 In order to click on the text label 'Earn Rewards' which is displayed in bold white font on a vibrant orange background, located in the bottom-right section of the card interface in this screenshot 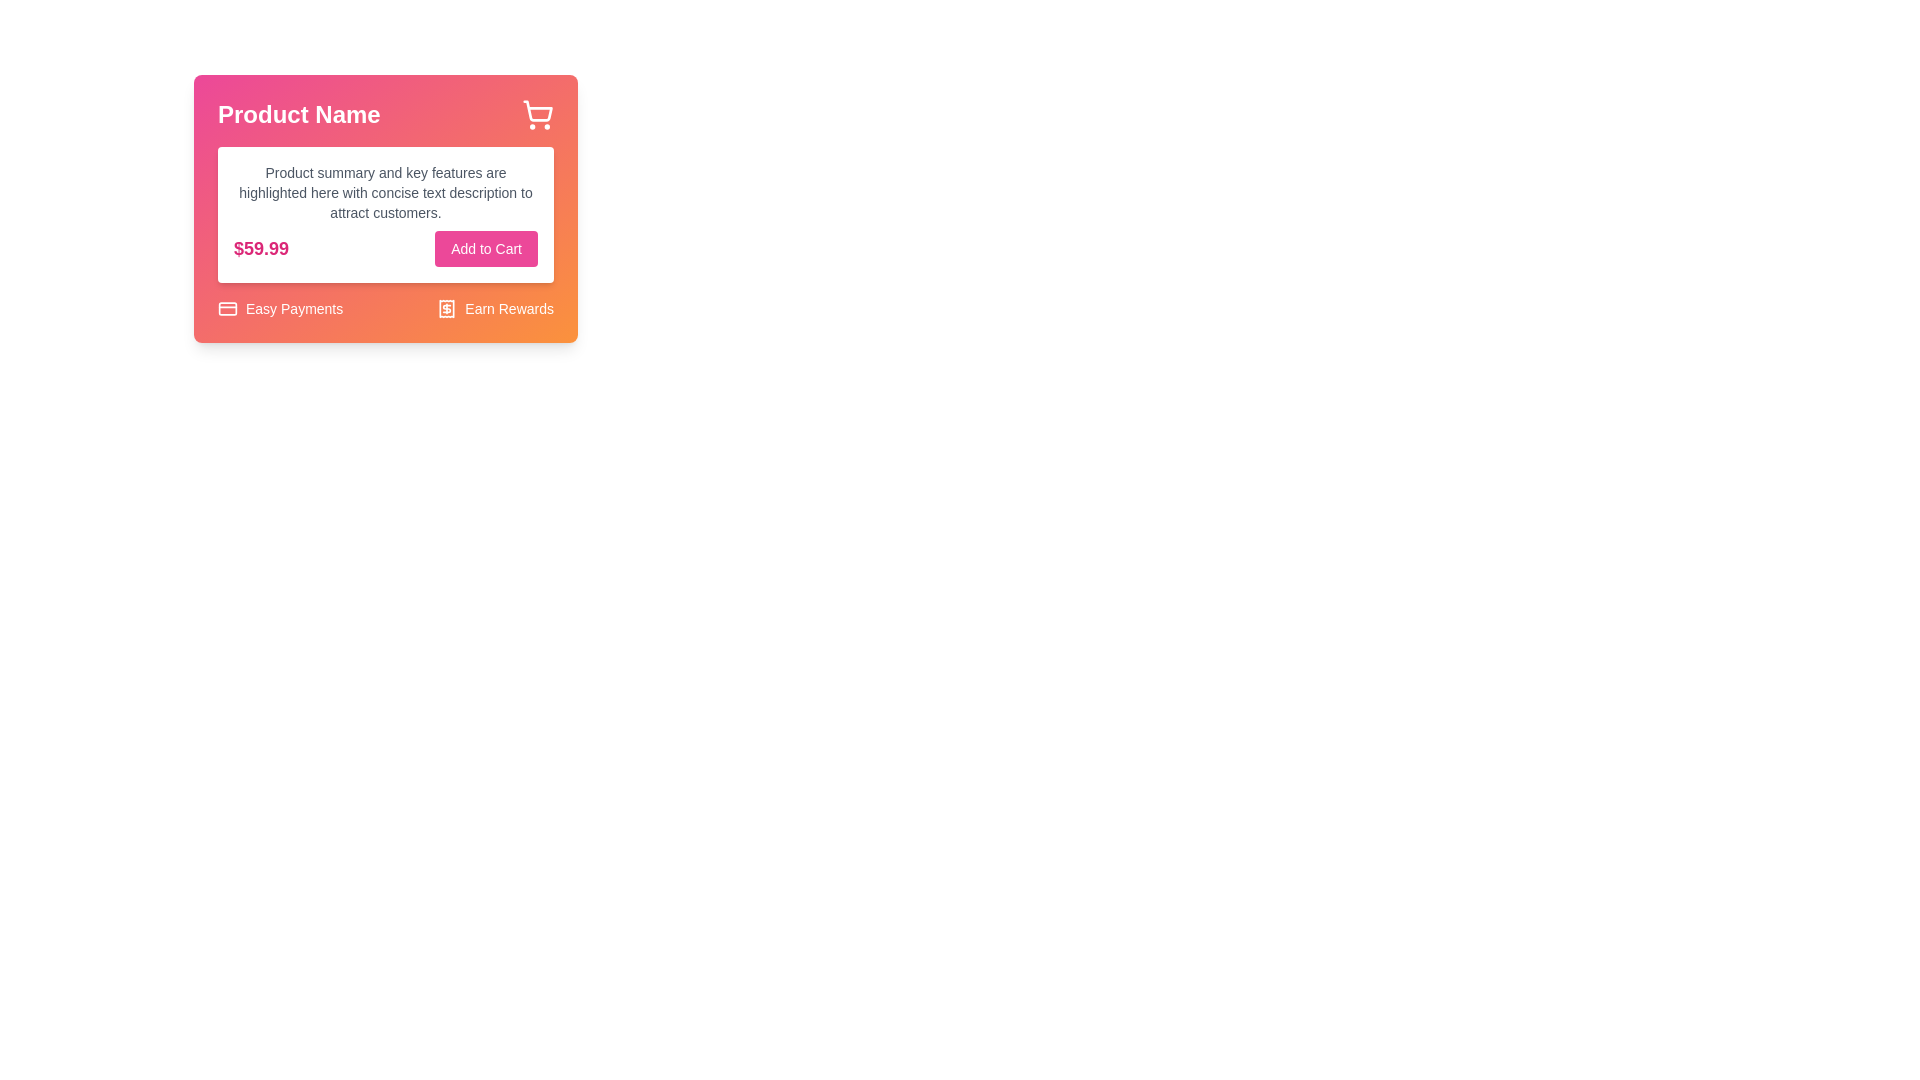, I will do `click(509, 308)`.